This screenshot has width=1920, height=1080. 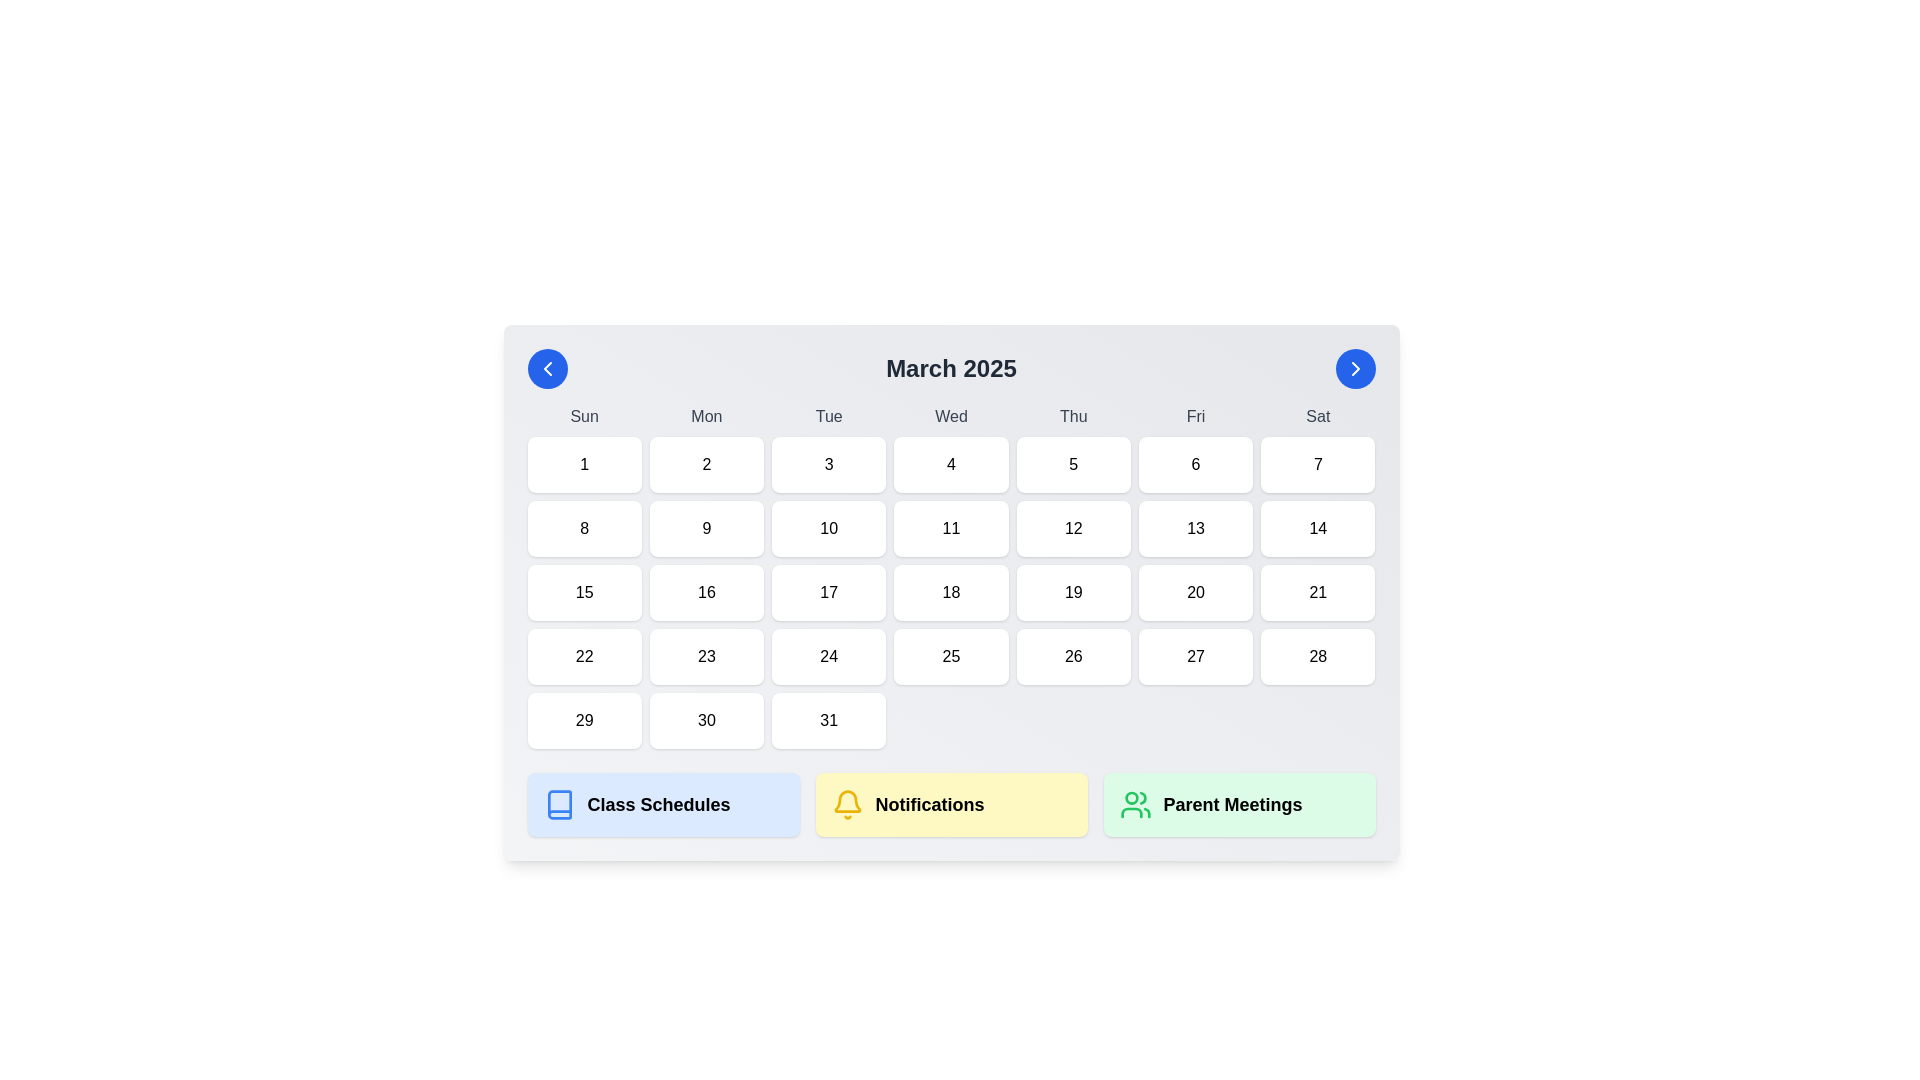 I want to click on the text label displaying 'Fri', which is part of a horizontal grouping of day labels indicating Friday's abbreviation, so click(x=1195, y=415).